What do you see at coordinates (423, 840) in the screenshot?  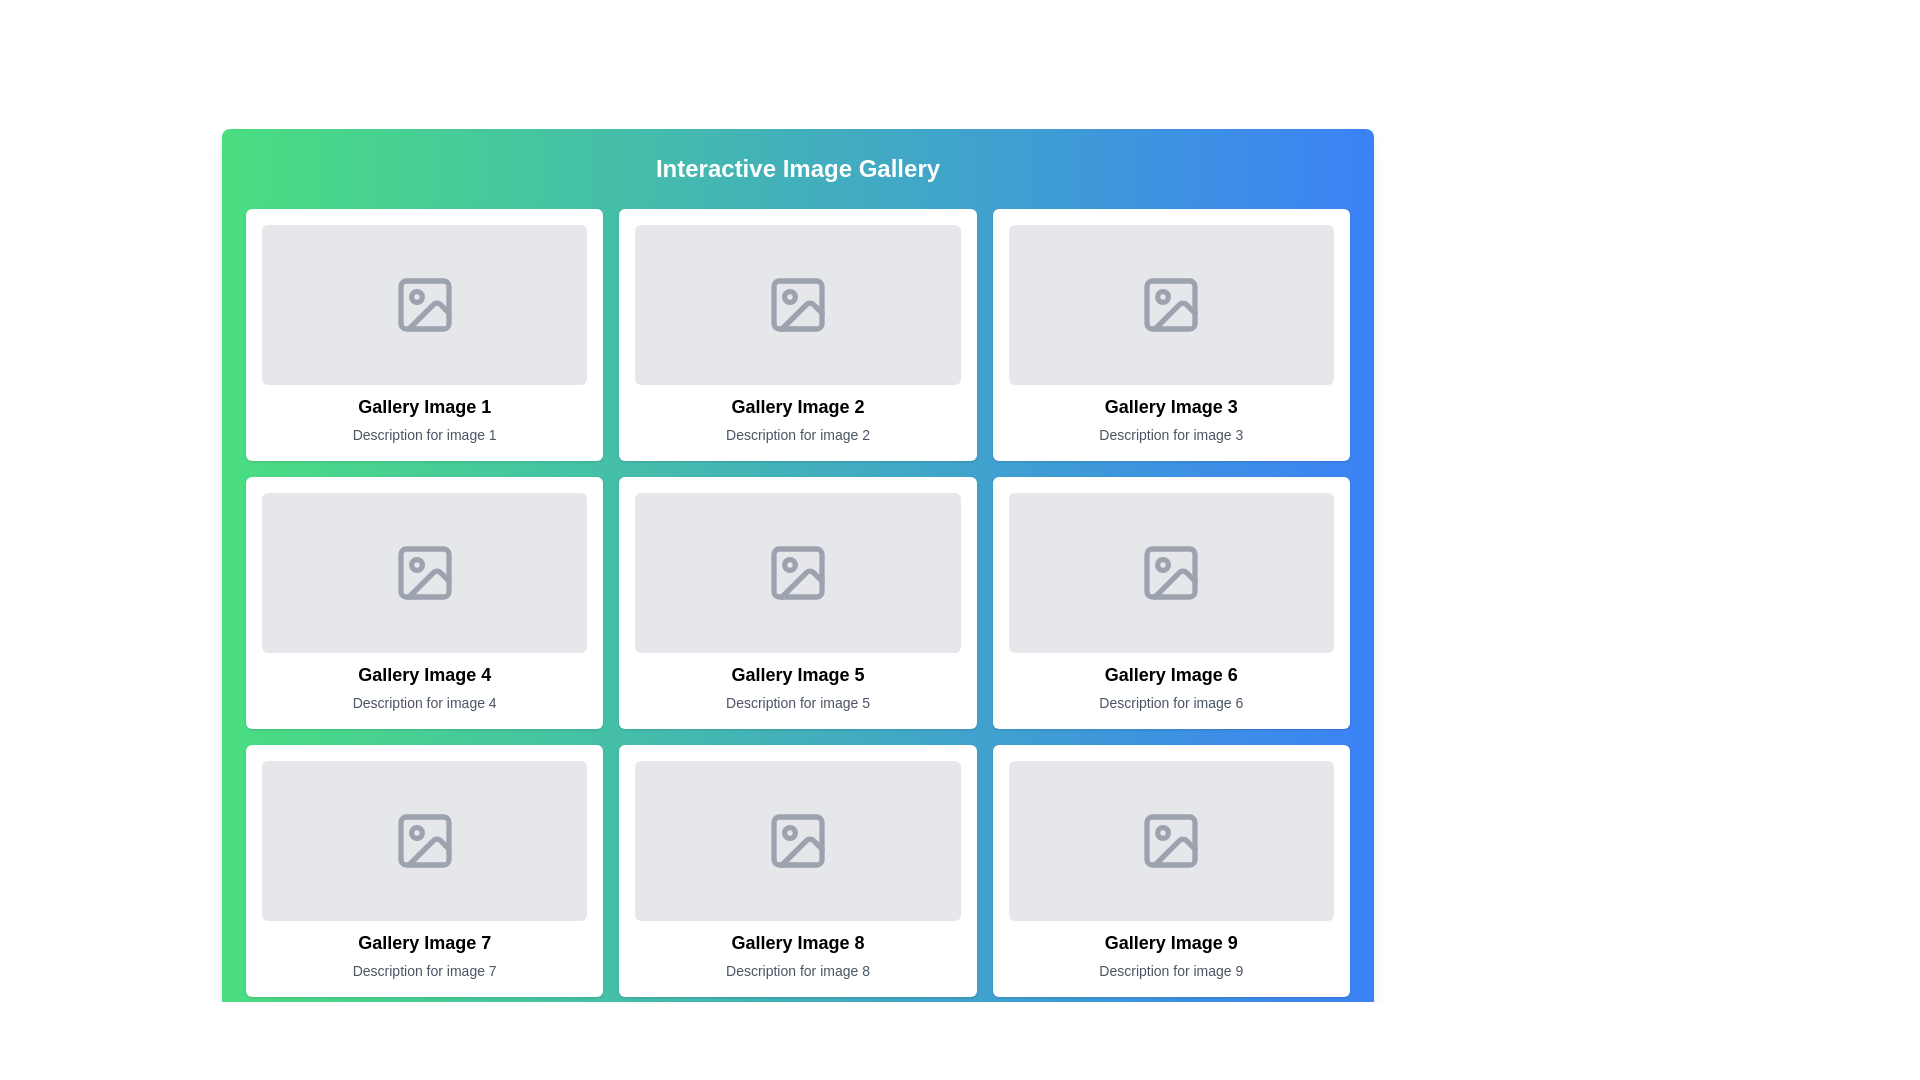 I see `the top-left corner sub-component of the photo thumbnail icon in the seventh gallery item` at bounding box center [423, 840].